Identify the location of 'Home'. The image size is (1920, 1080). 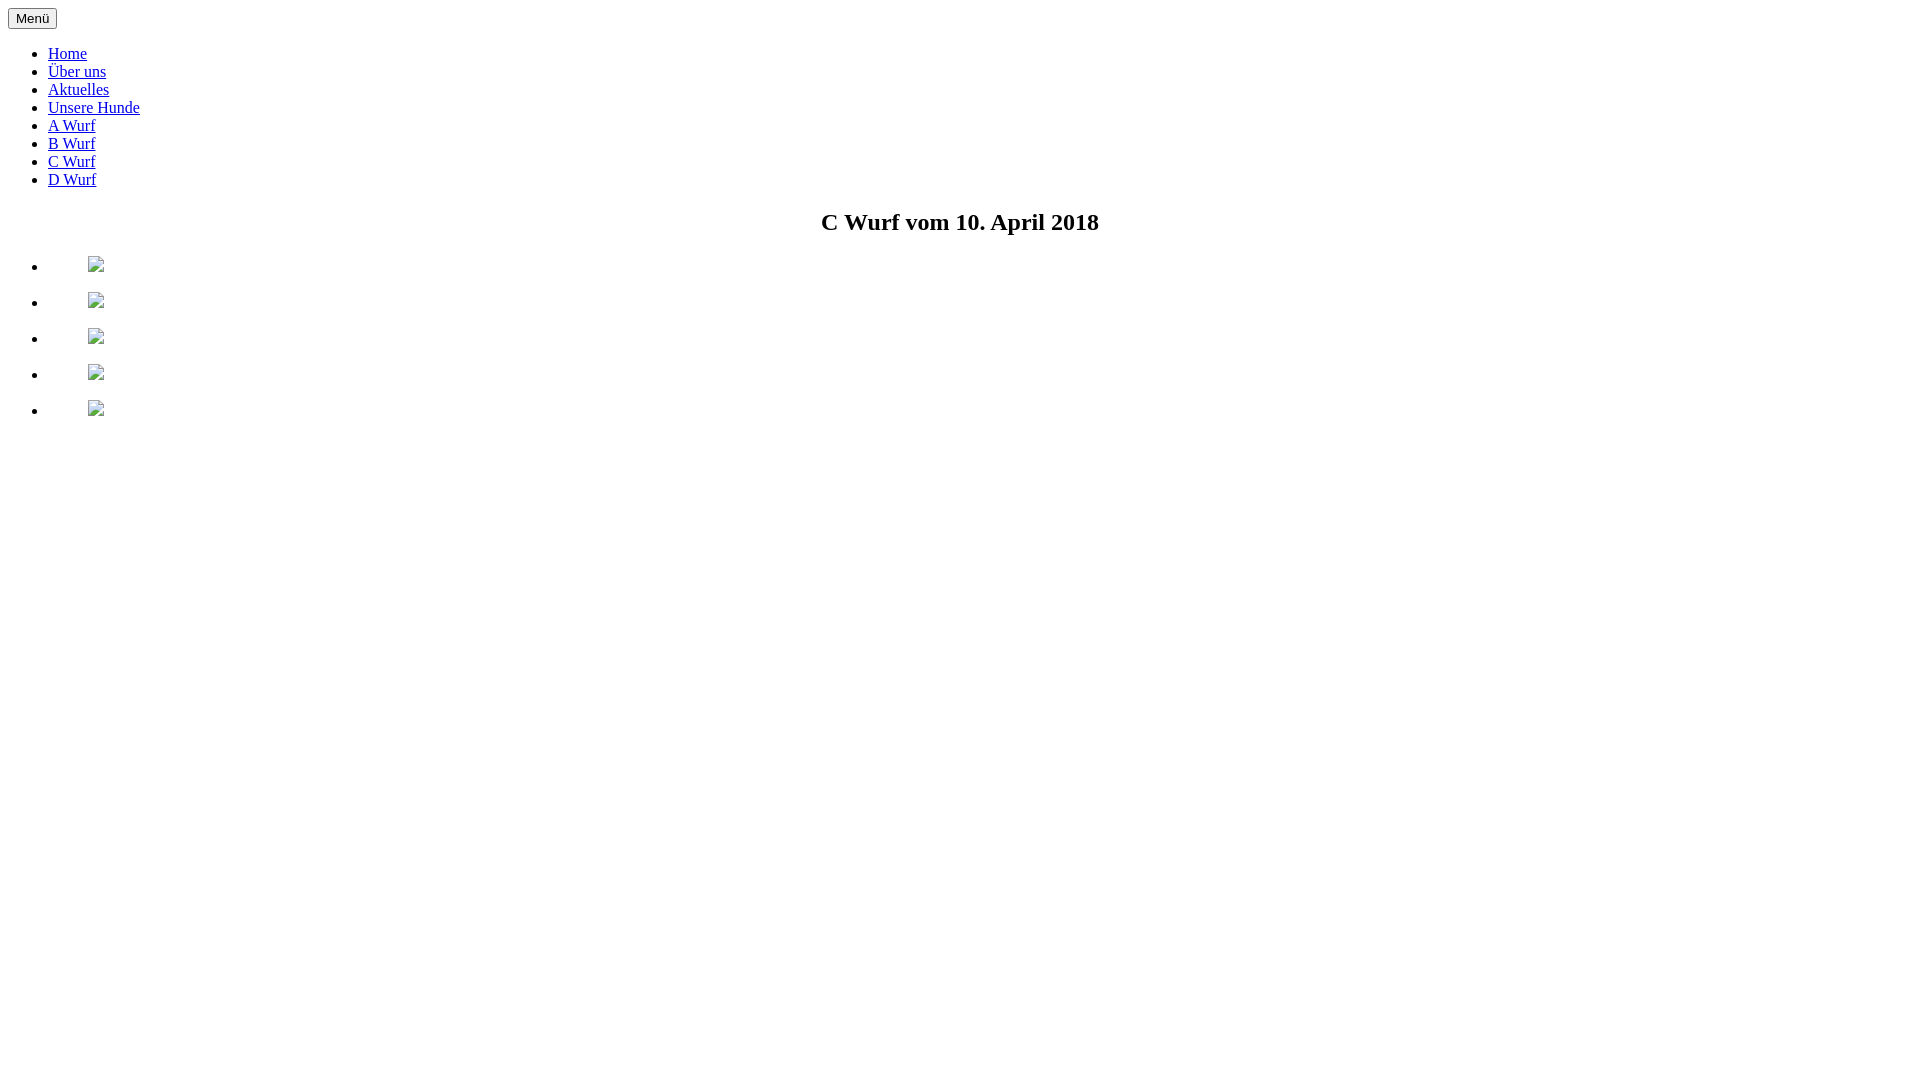
(48, 52).